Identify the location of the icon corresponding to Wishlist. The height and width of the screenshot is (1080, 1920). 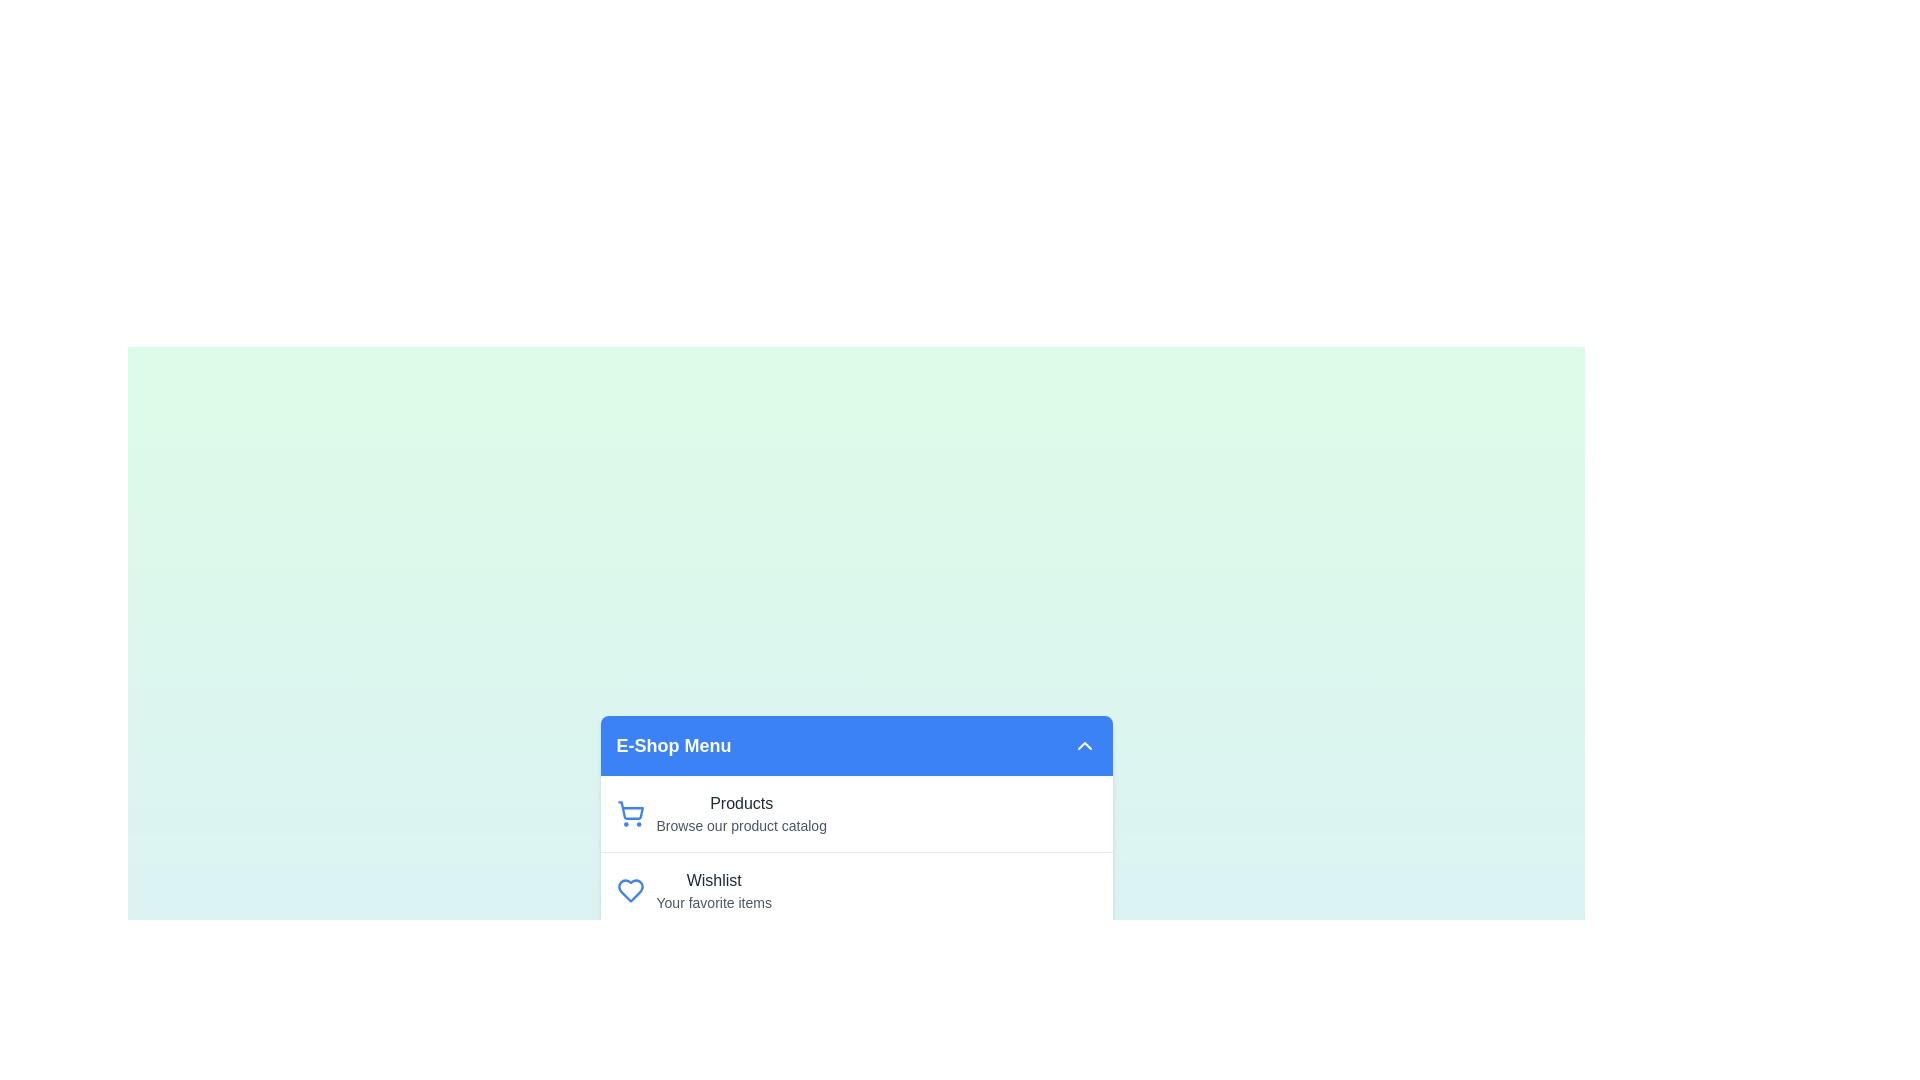
(629, 890).